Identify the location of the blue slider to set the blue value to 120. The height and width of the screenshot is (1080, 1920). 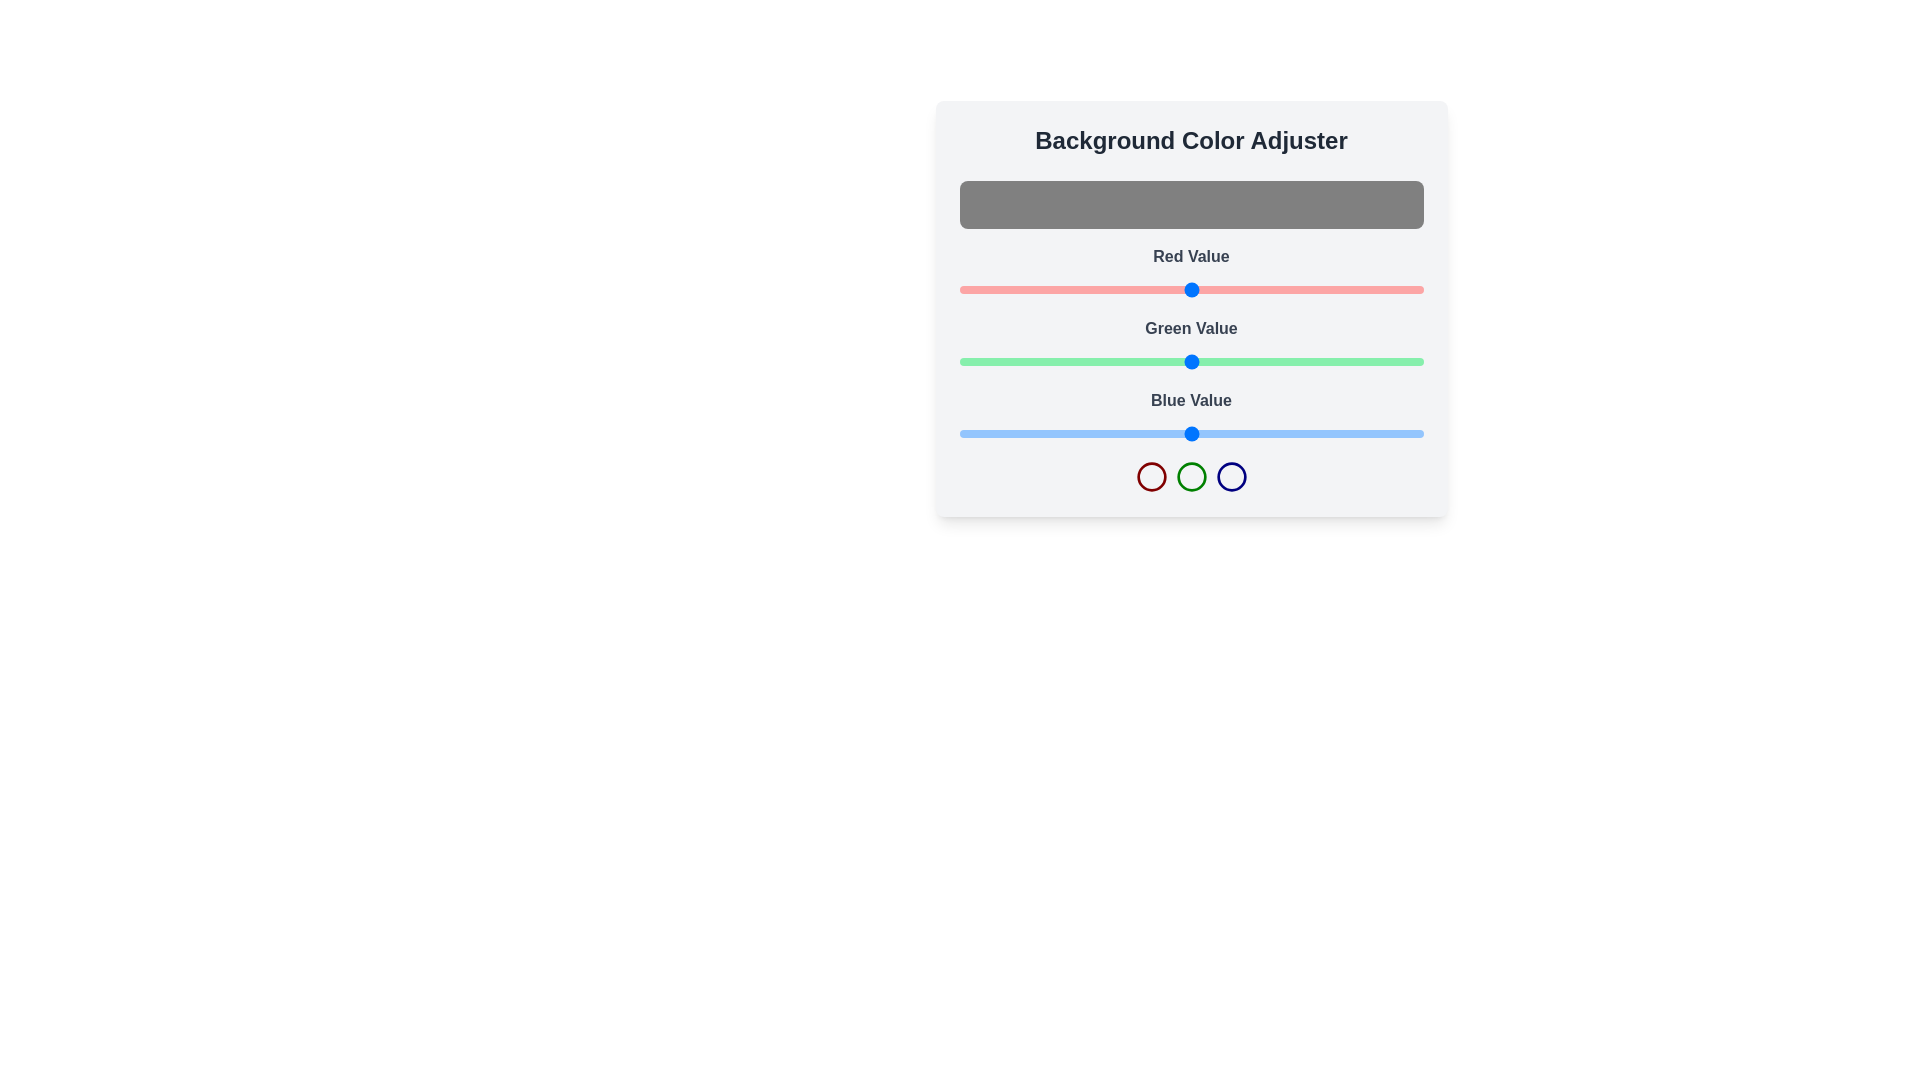
(1177, 433).